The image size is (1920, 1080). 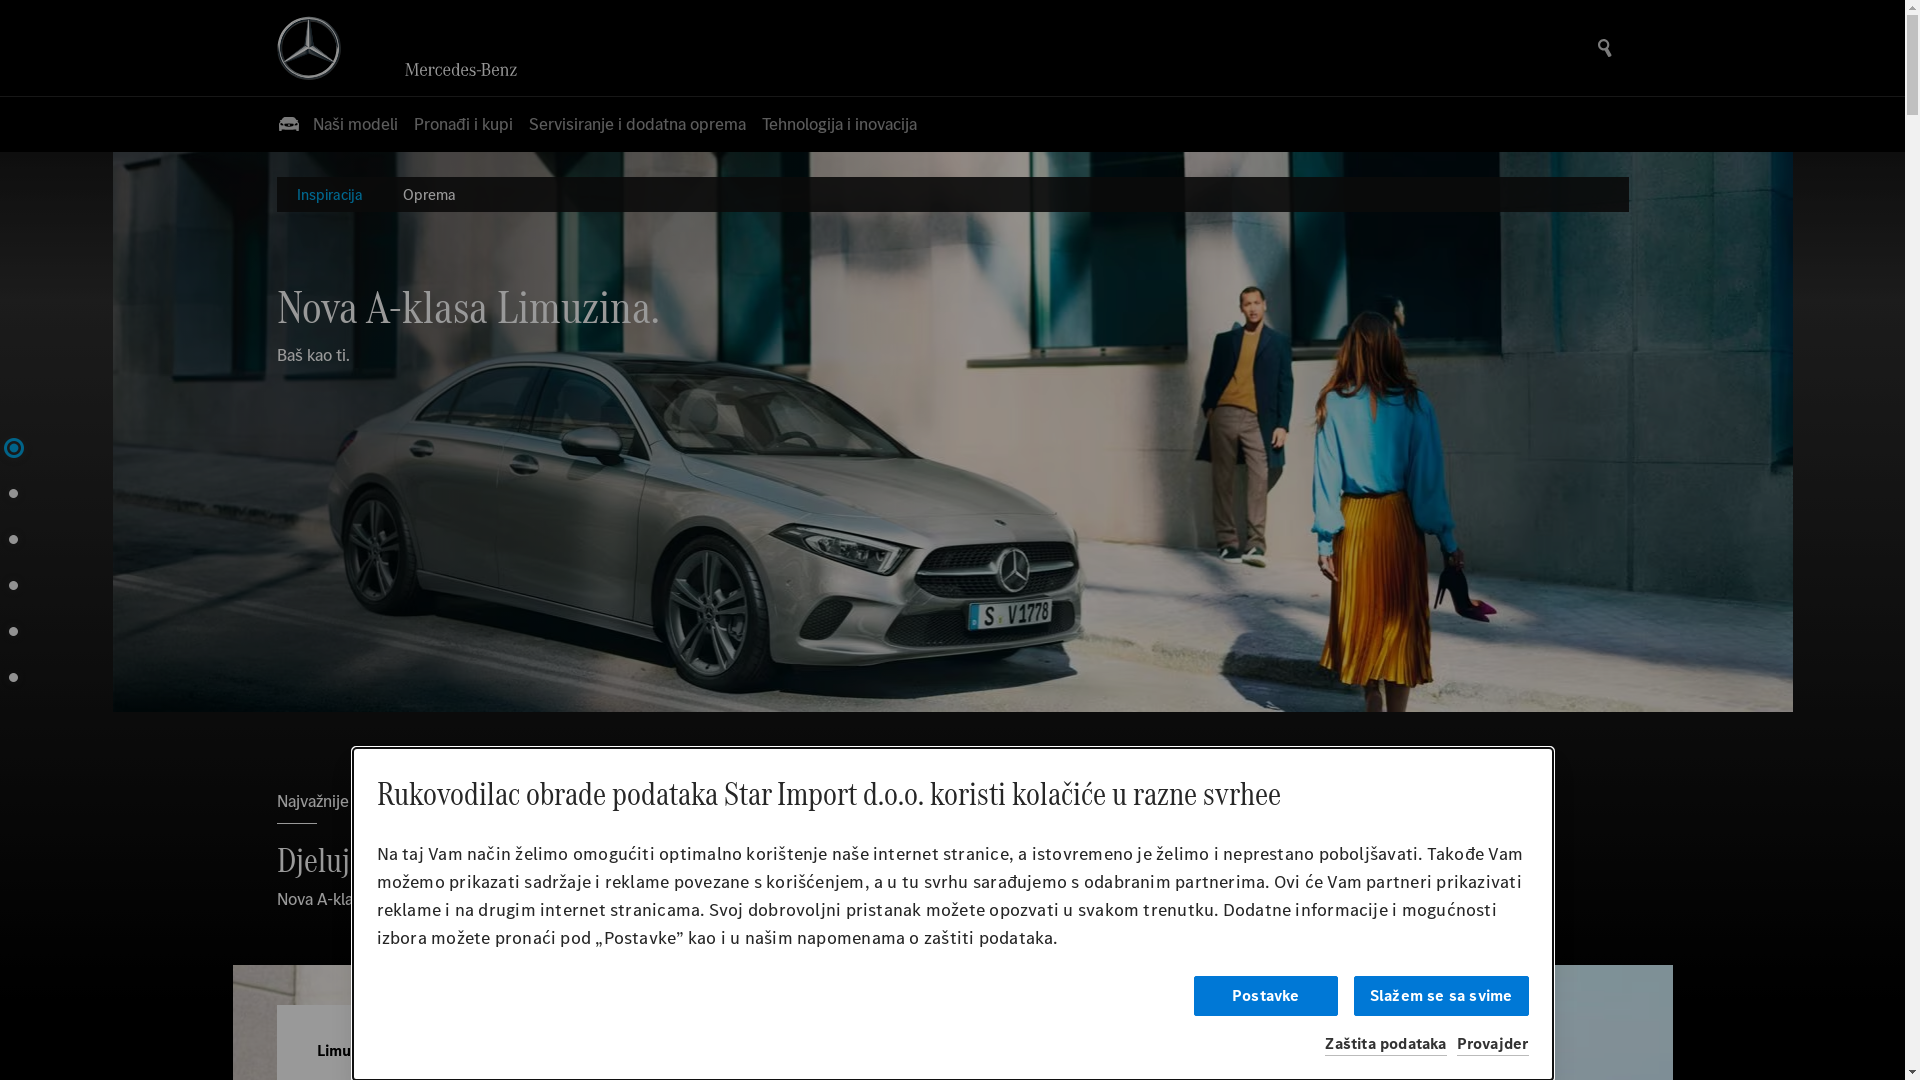 I want to click on 'Oprema', so click(x=401, y=194).